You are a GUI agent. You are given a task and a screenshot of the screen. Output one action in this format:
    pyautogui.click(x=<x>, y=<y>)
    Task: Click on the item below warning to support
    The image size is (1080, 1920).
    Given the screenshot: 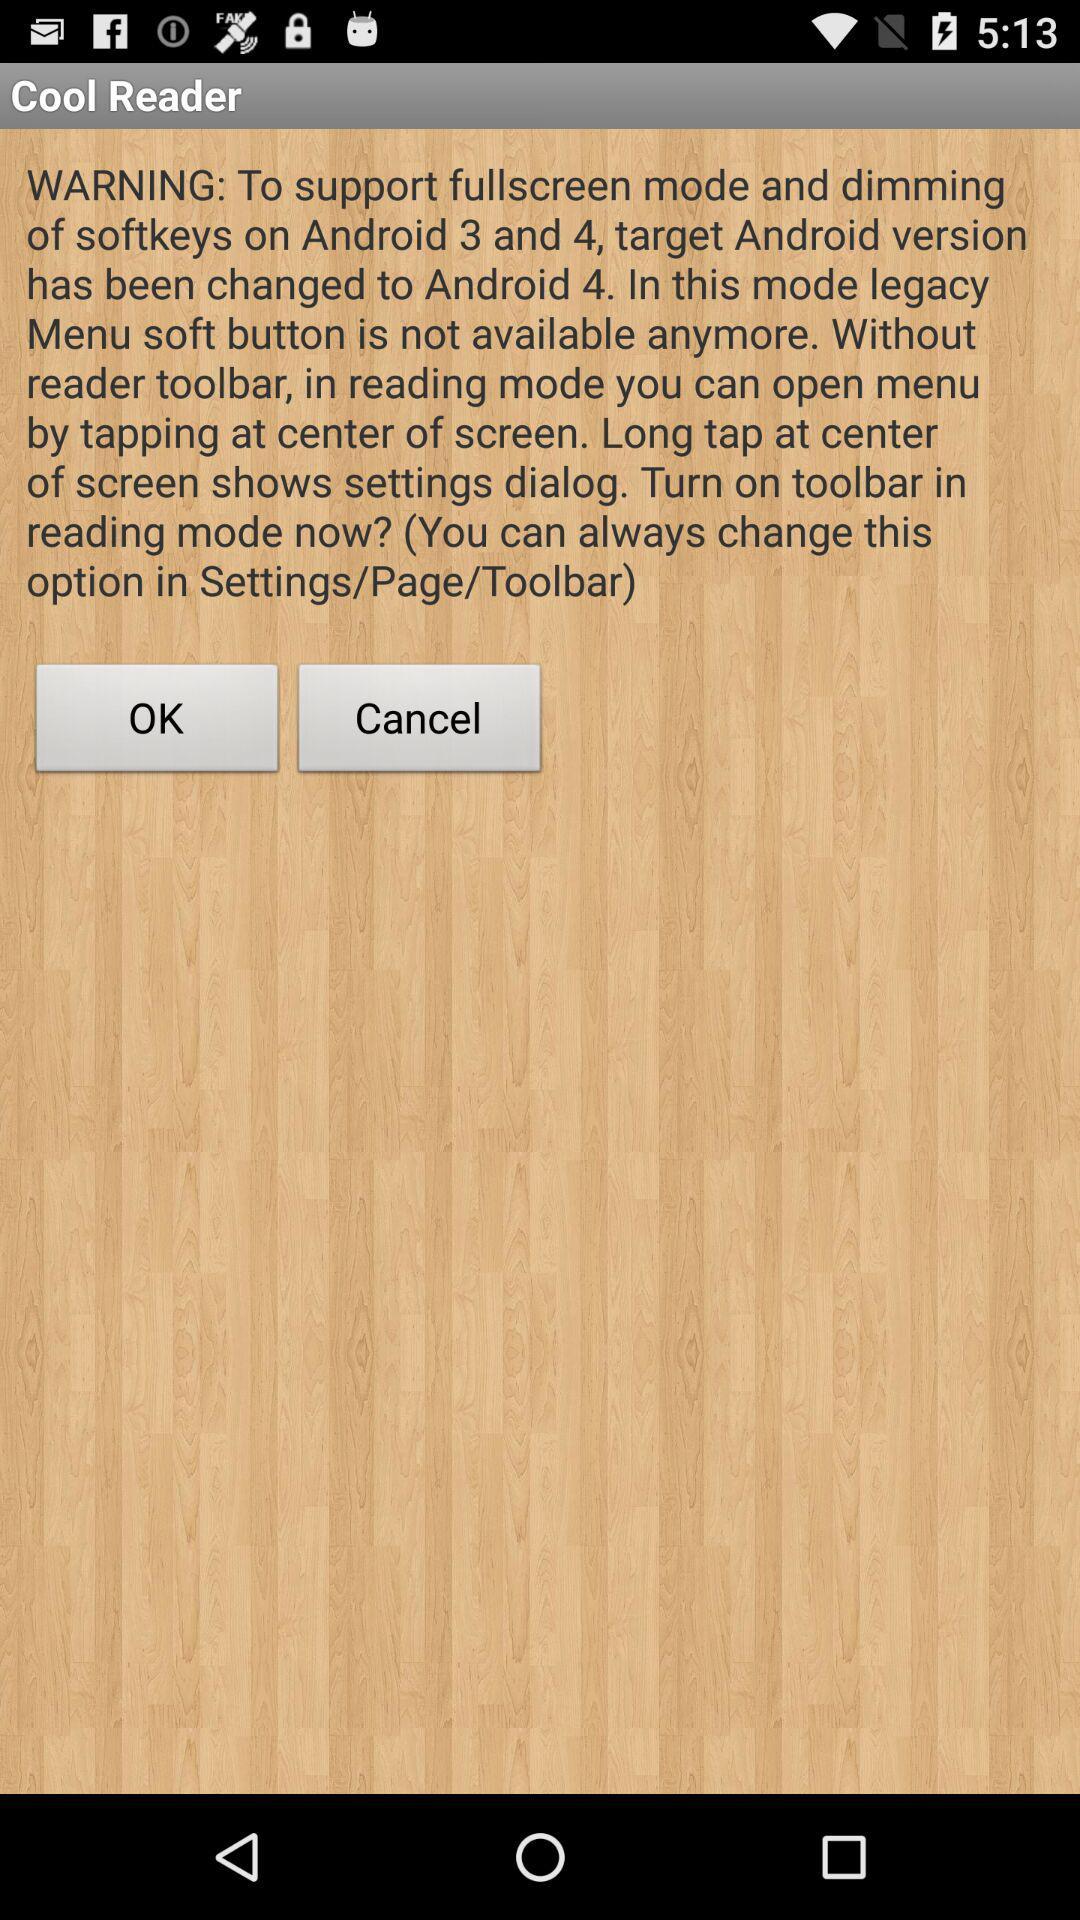 What is the action you would take?
    pyautogui.click(x=156, y=722)
    